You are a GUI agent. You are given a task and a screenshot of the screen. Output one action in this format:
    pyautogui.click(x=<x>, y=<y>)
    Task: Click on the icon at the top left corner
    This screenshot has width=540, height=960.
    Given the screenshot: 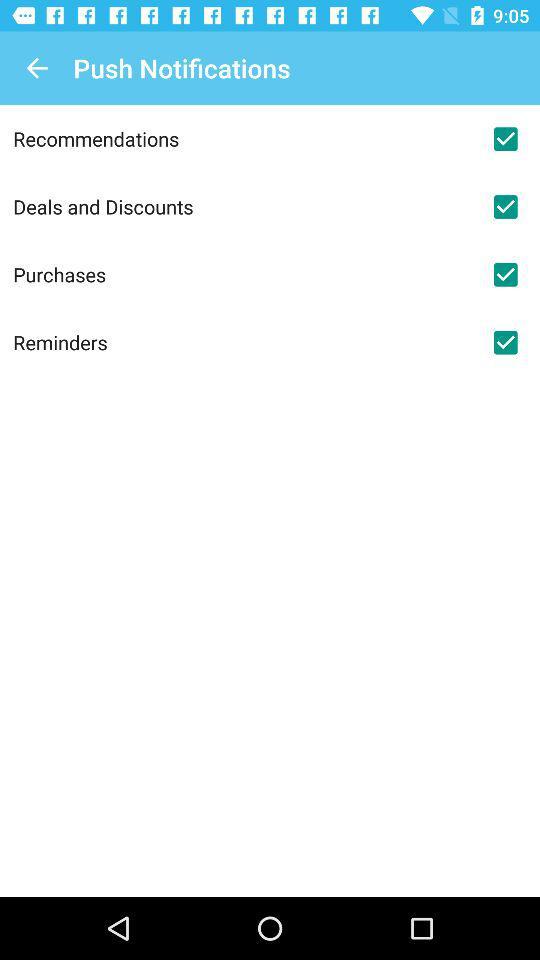 What is the action you would take?
    pyautogui.click(x=36, y=68)
    